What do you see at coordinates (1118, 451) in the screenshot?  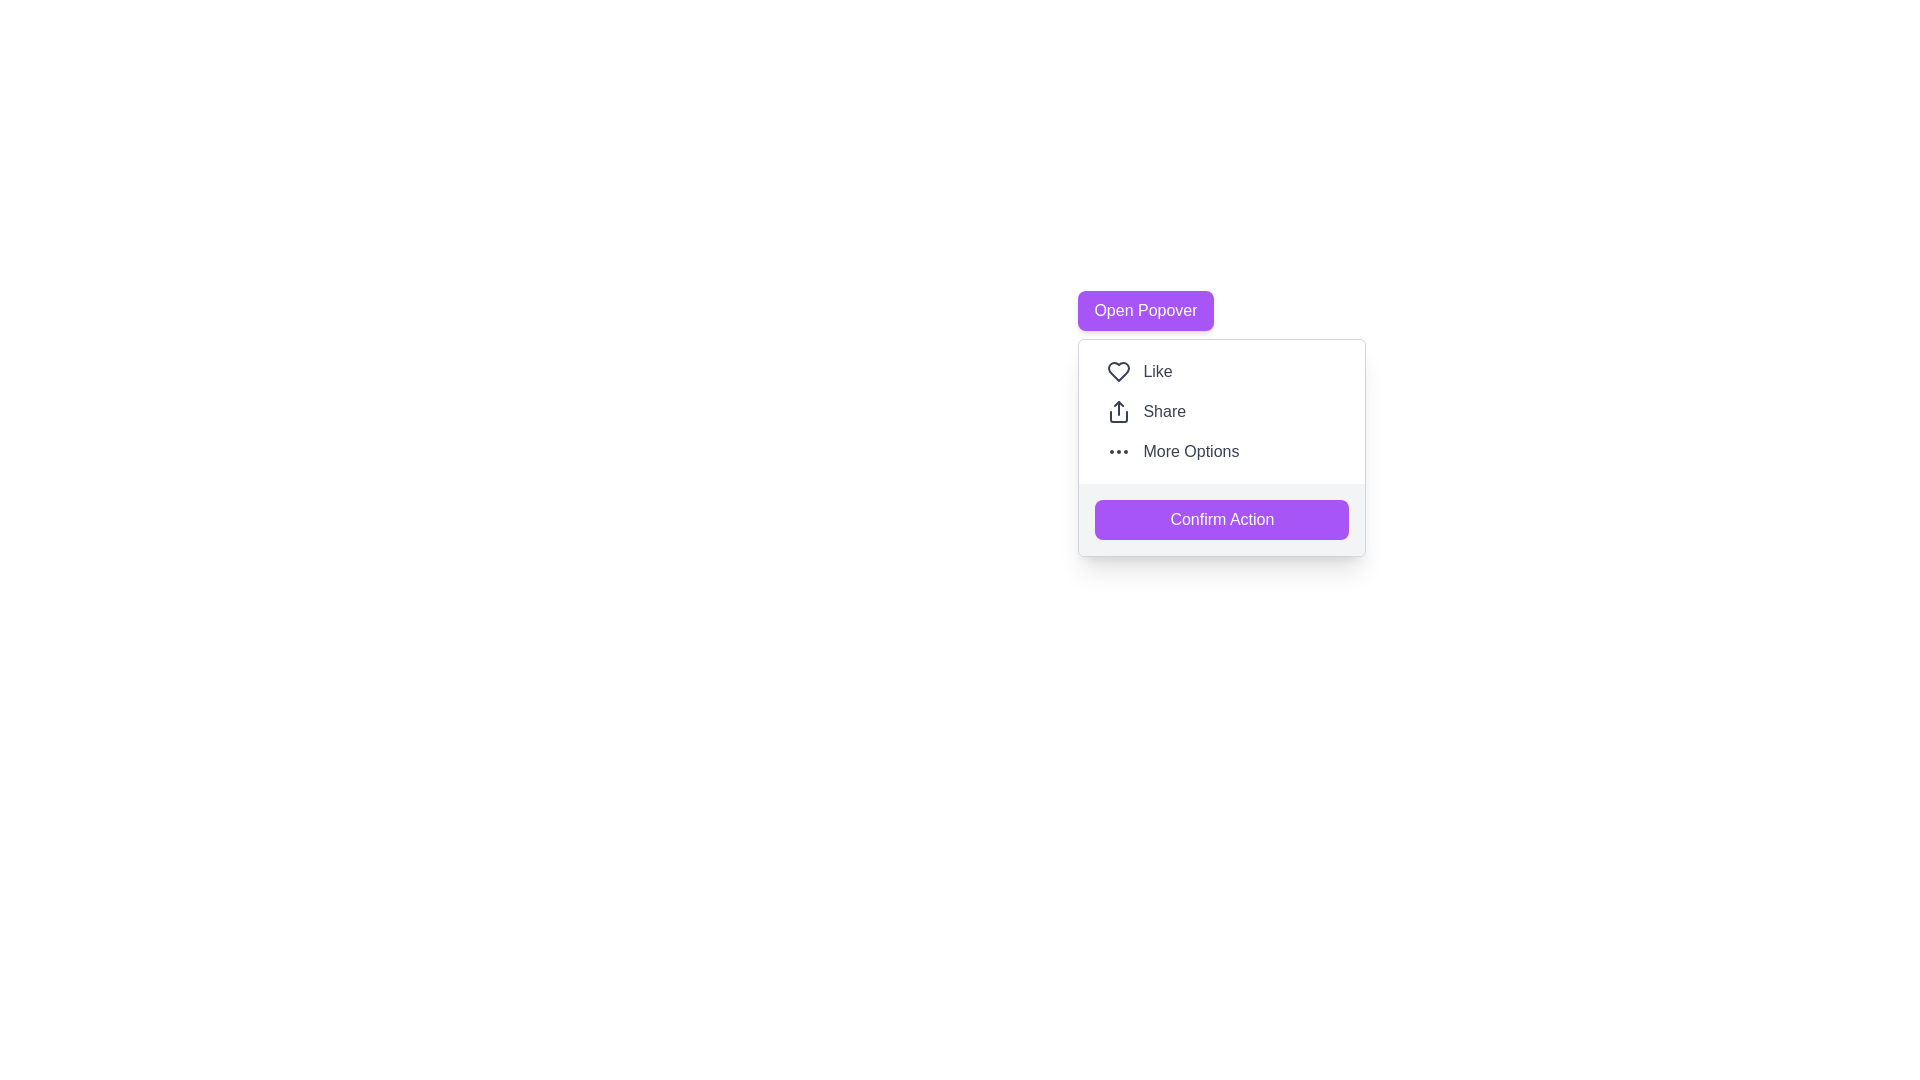 I see `the small horizontal ellipsis icon with three circular dots located in the 'More Options' section` at bounding box center [1118, 451].